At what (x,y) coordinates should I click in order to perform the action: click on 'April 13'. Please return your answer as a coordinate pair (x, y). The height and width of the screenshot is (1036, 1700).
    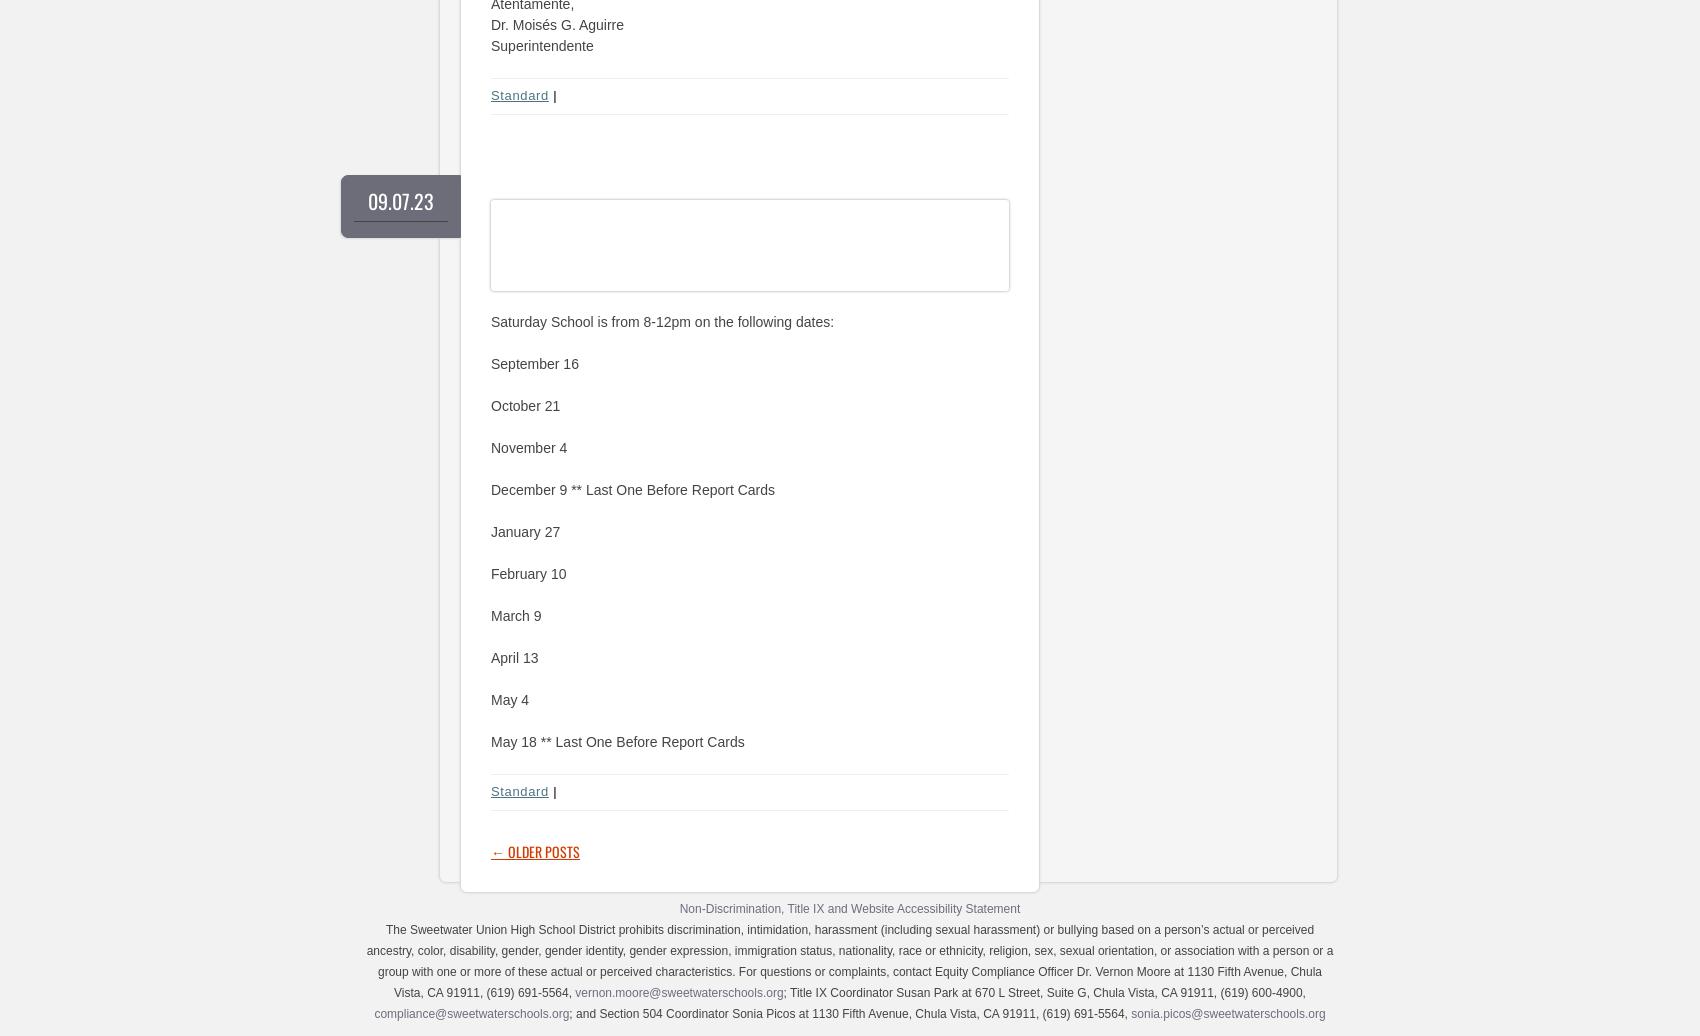
    Looking at the image, I should click on (514, 657).